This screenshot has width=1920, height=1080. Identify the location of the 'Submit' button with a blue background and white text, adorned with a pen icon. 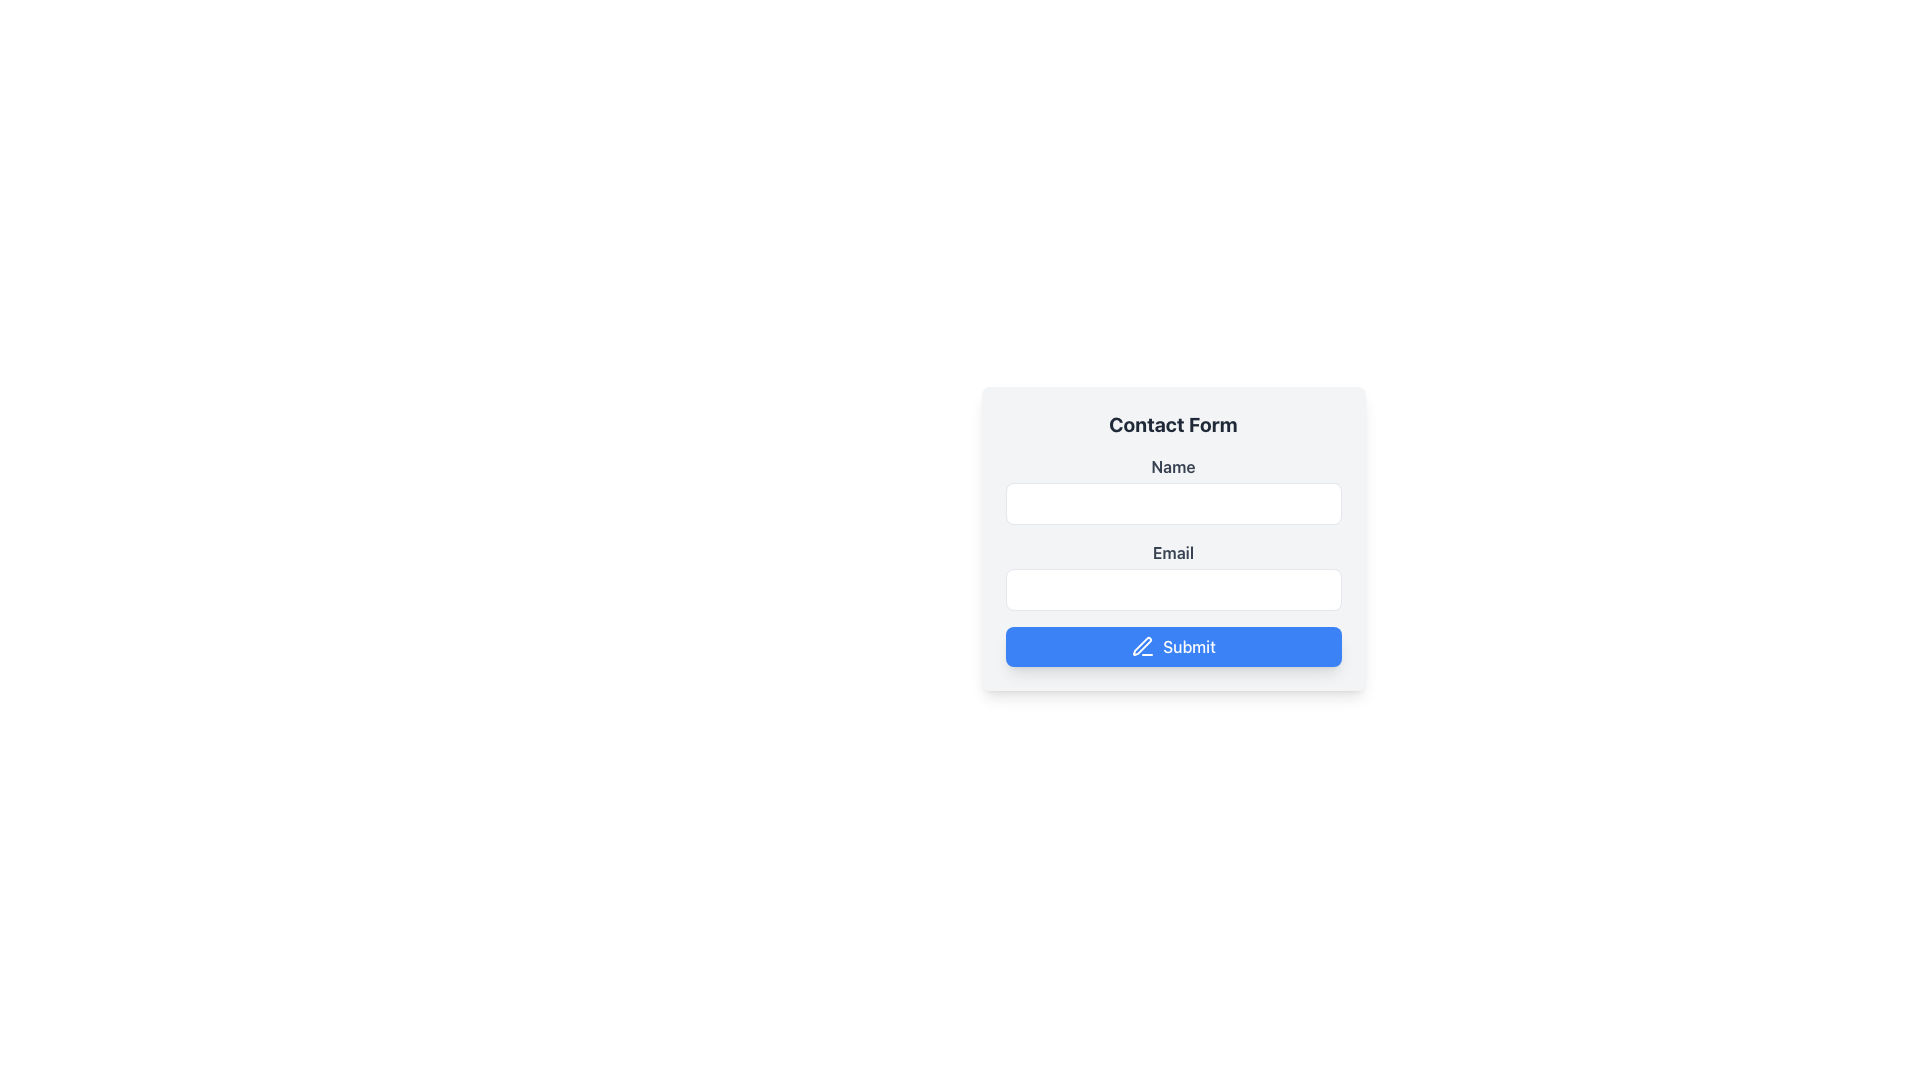
(1173, 647).